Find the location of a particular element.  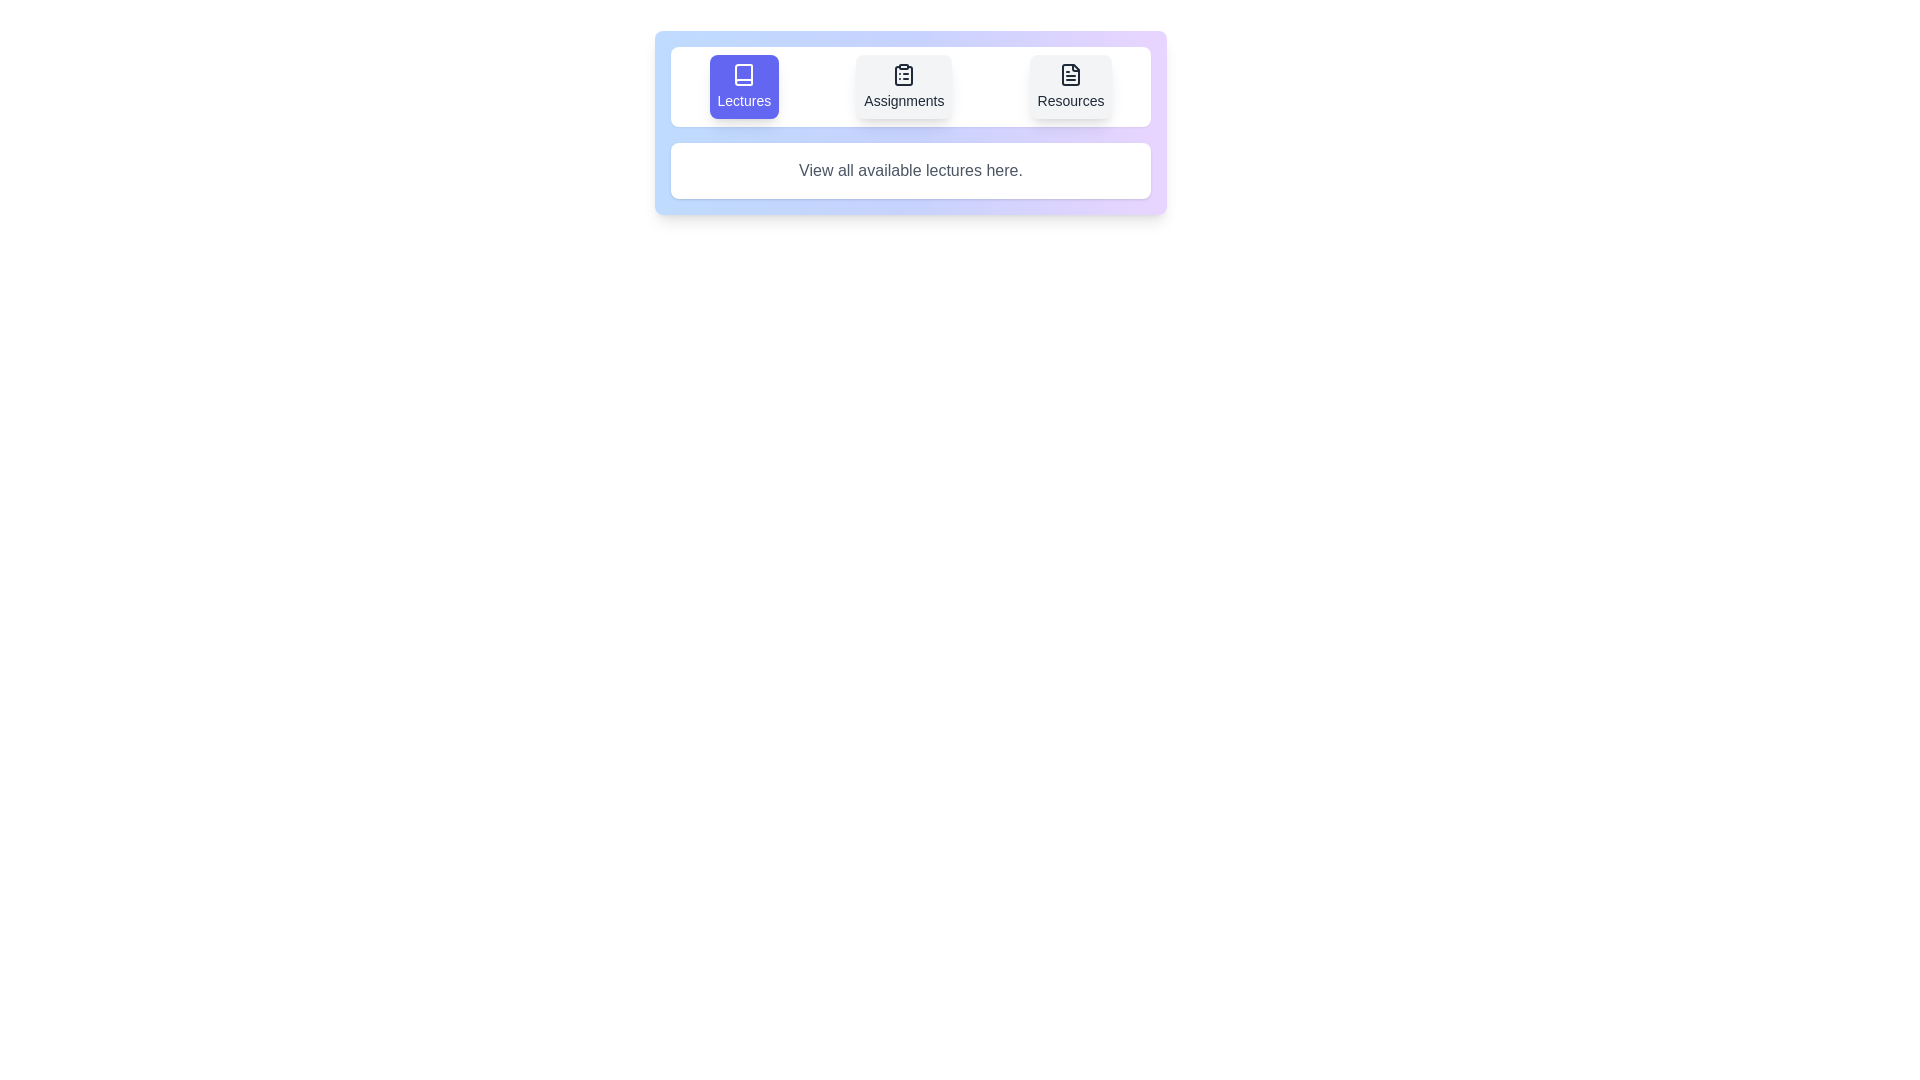

the Lectures tab to trigger its hover effect is located at coordinates (743, 86).